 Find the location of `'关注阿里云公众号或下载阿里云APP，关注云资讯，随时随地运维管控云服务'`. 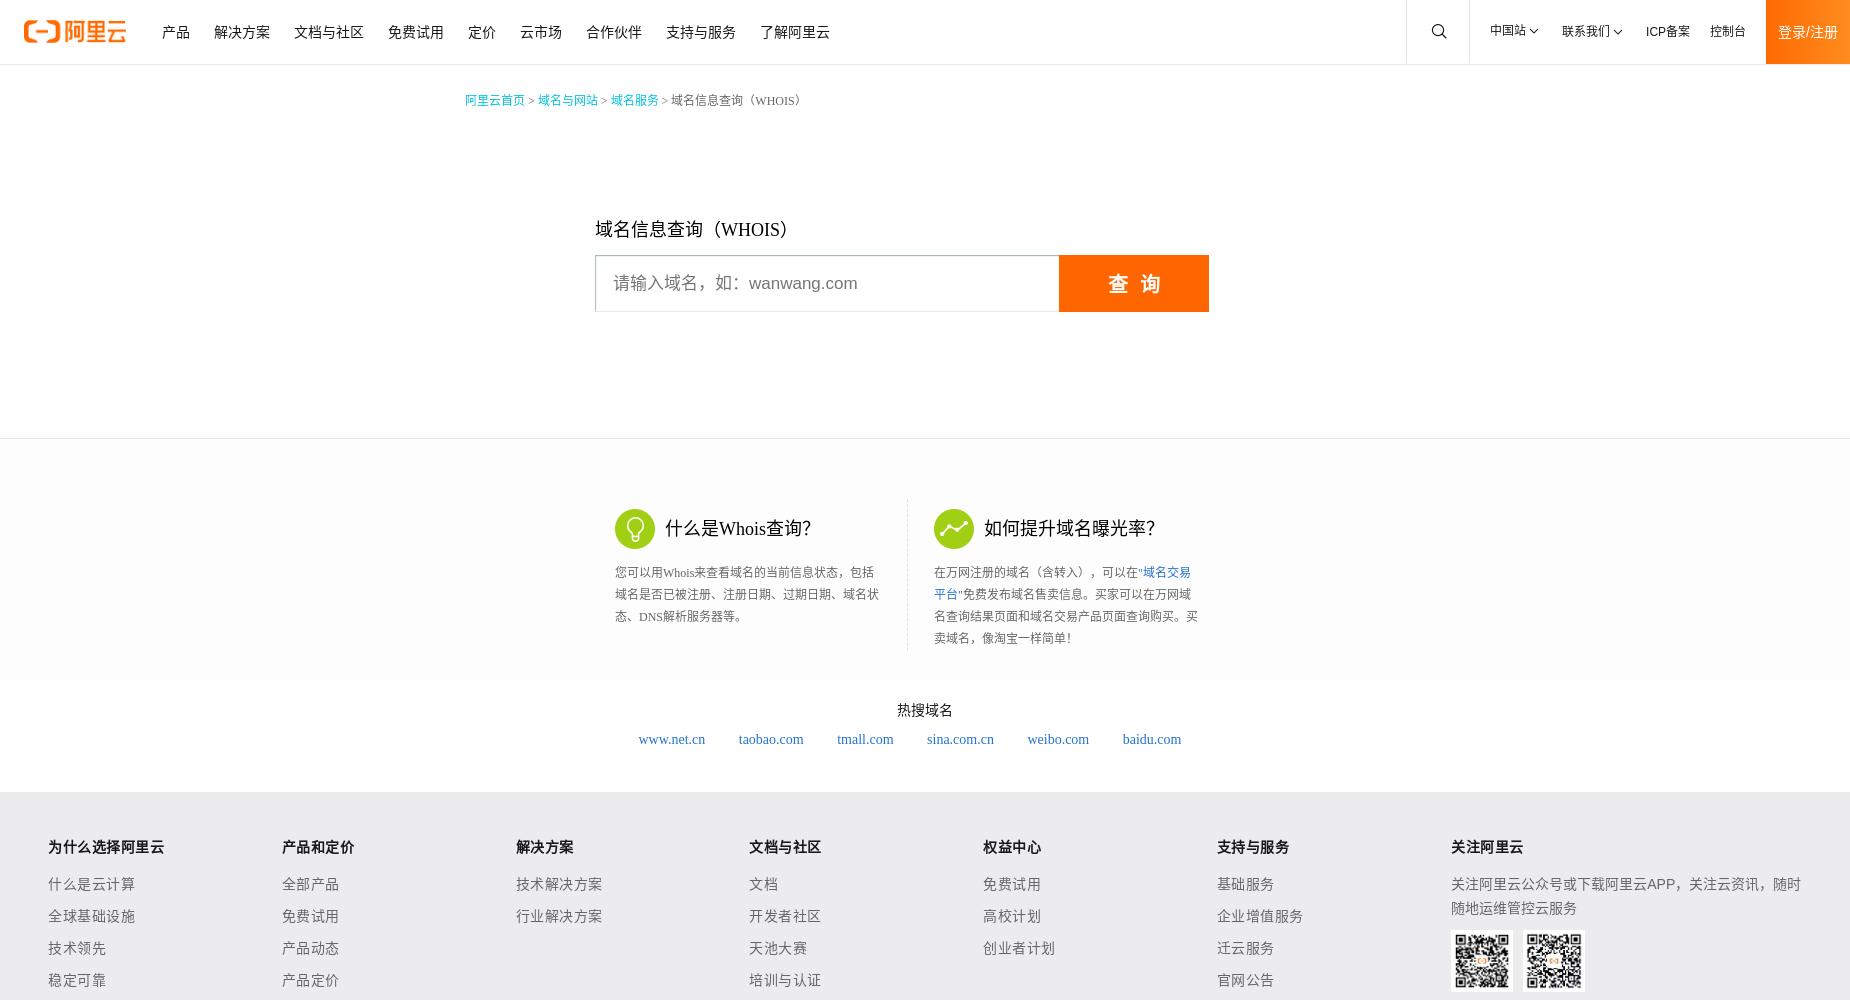

'关注阿里云公众号或下载阿里云APP，关注云资讯，随时随地运维管控云服务' is located at coordinates (1450, 896).